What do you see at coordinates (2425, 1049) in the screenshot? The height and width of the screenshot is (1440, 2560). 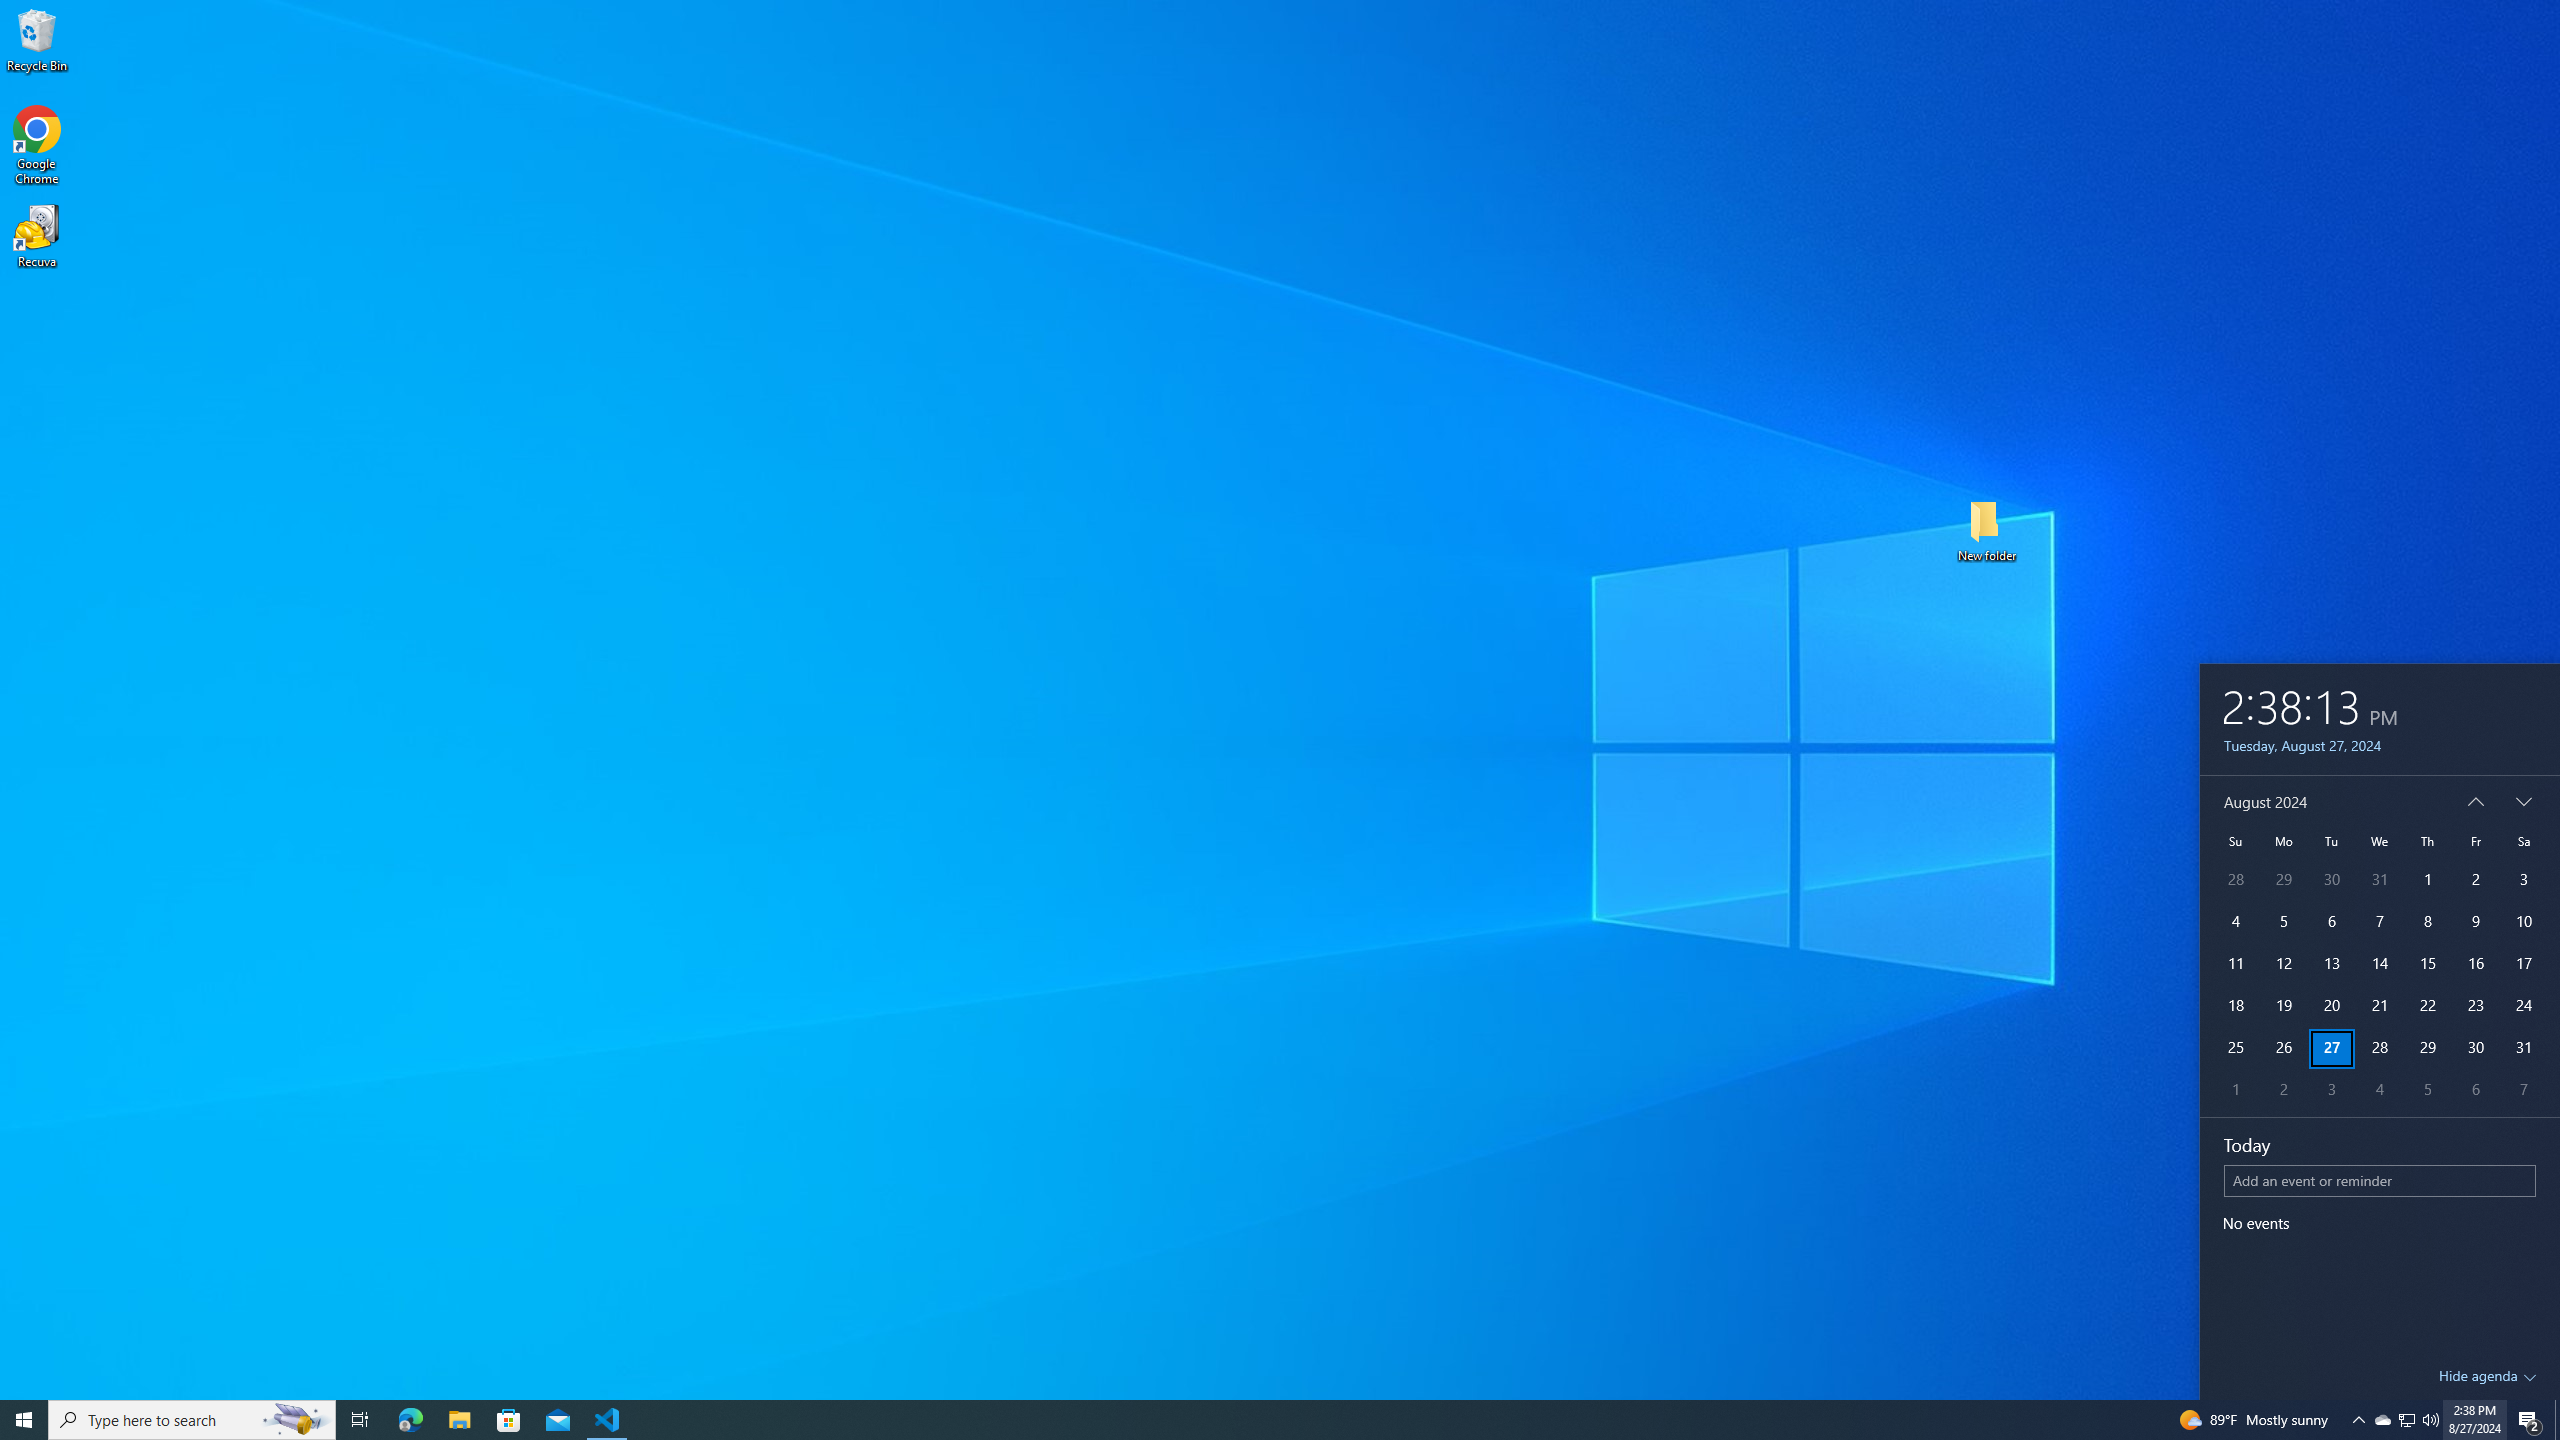 I see `'29'` at bounding box center [2425, 1049].